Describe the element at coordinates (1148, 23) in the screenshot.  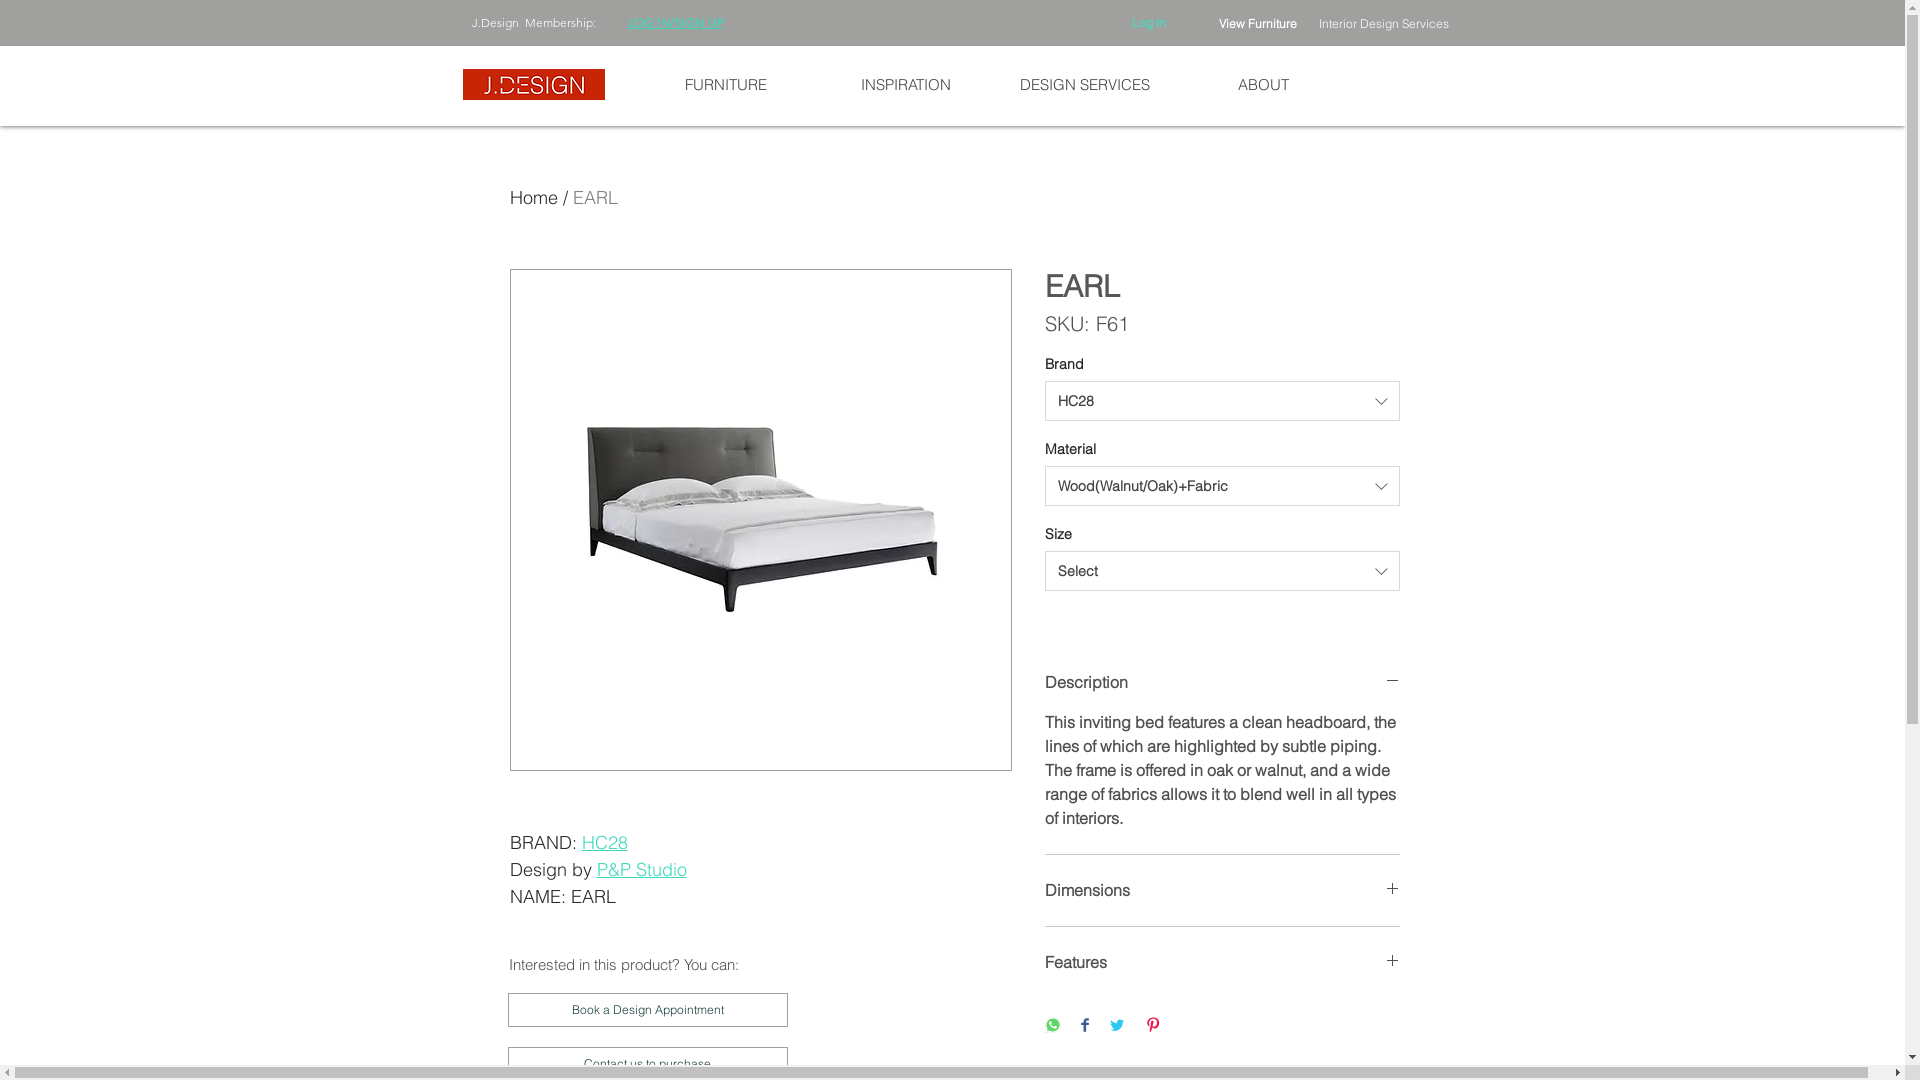
I see `'Log In'` at that location.